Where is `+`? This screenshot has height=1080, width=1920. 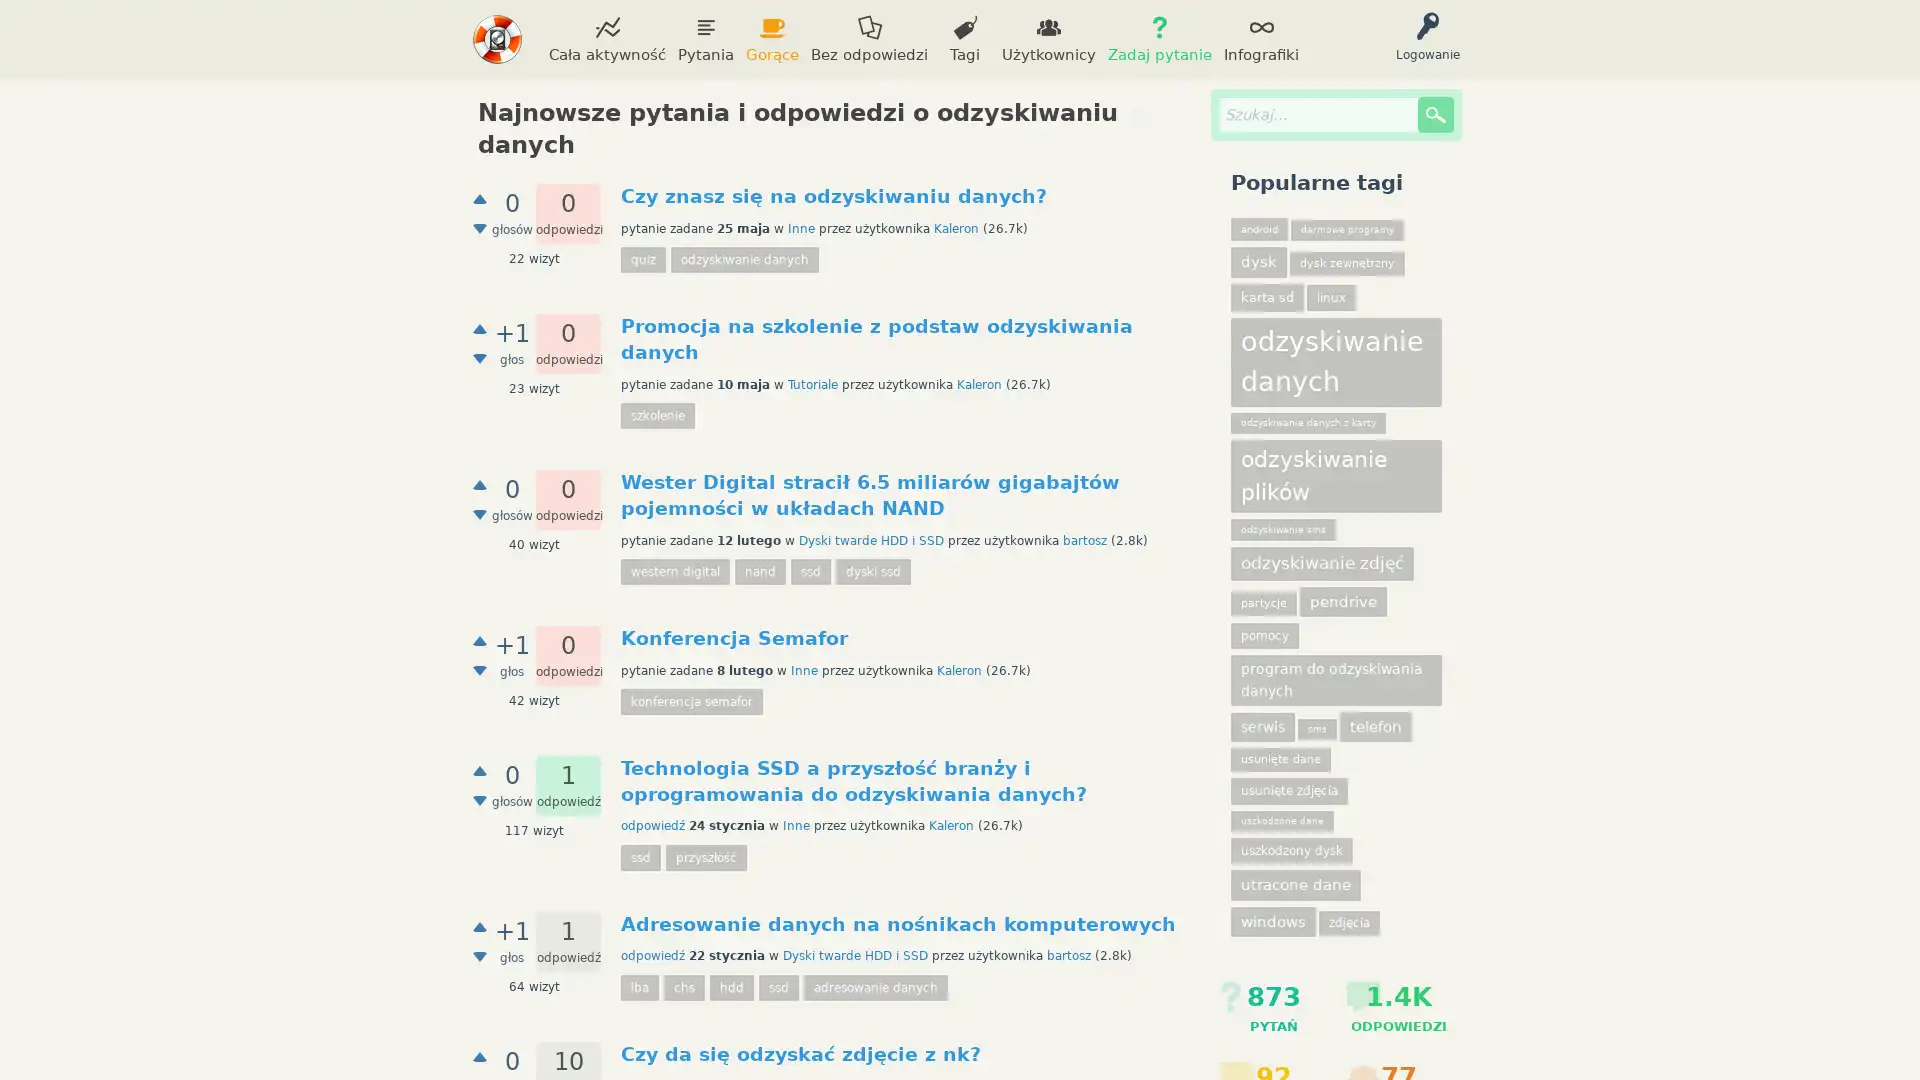 + is located at coordinates (480, 769).